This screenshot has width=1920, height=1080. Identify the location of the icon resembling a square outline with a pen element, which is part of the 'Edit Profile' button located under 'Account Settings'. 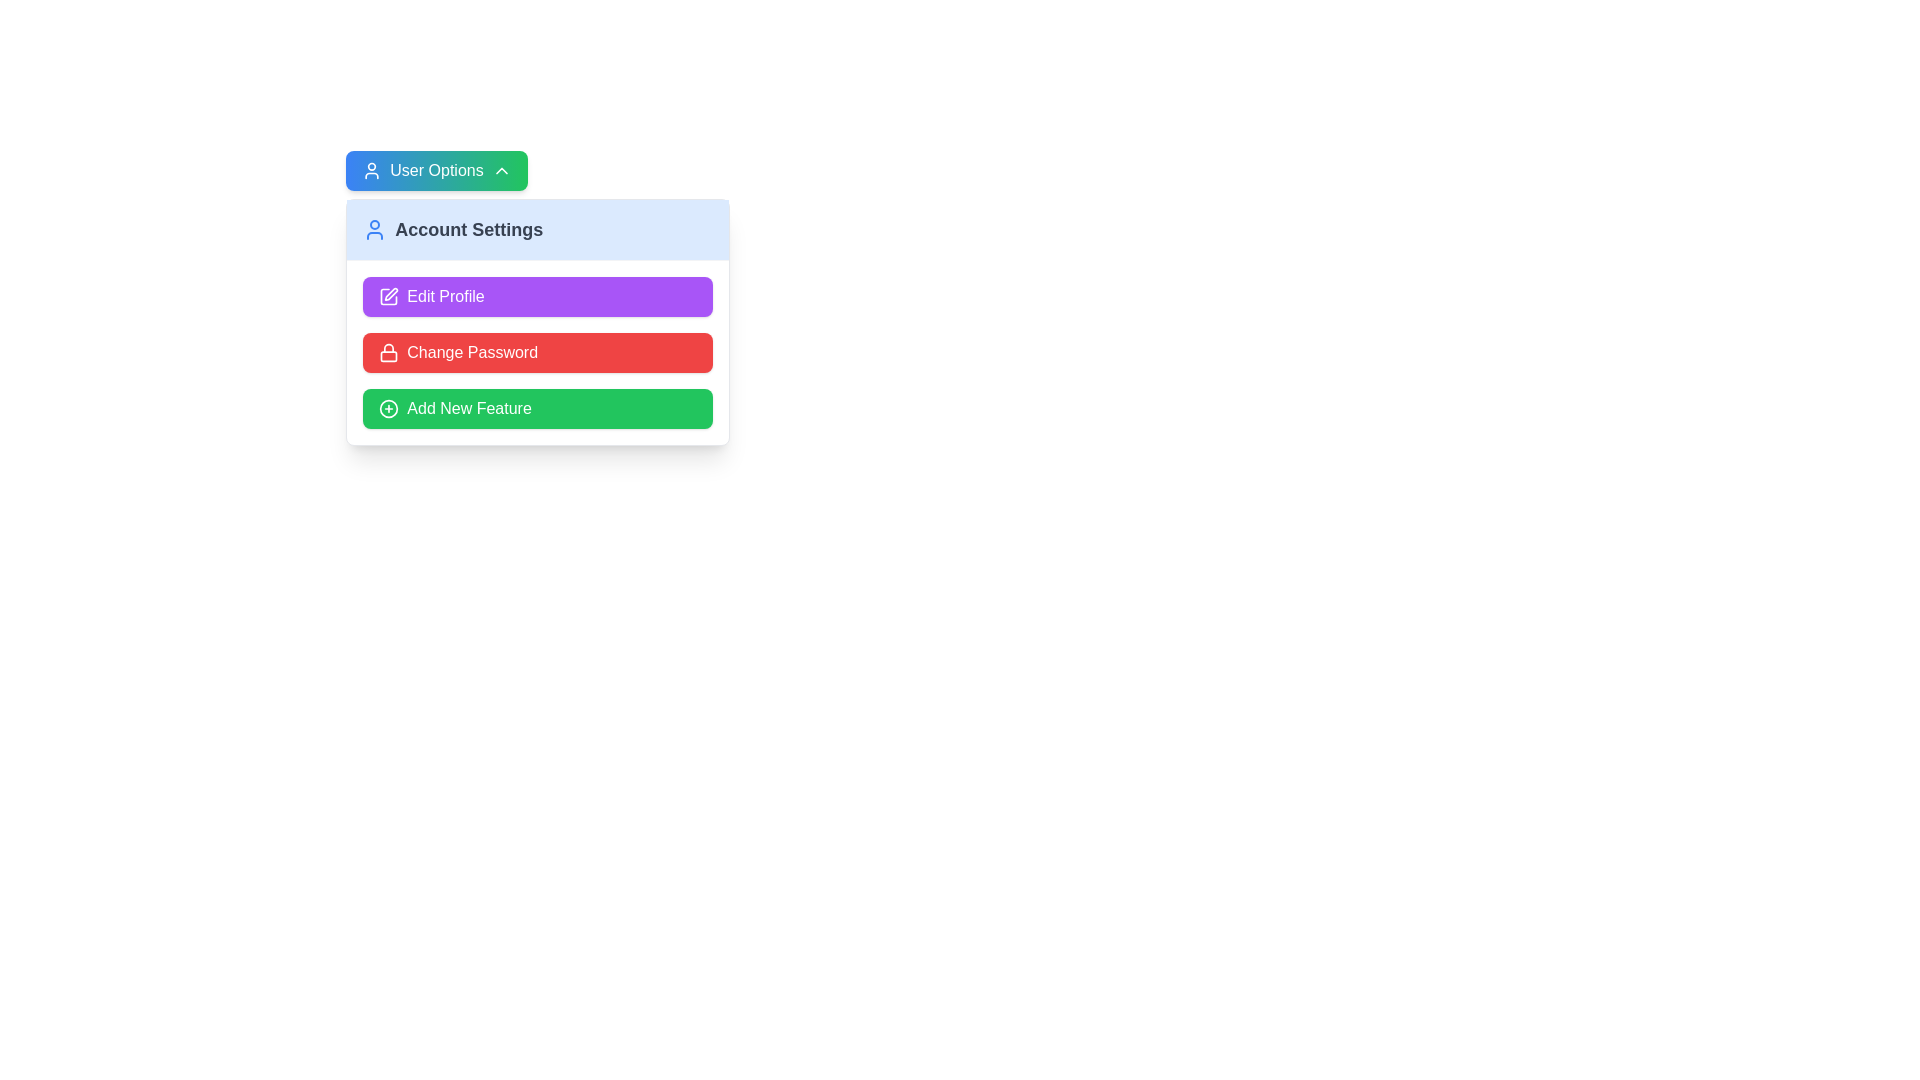
(389, 297).